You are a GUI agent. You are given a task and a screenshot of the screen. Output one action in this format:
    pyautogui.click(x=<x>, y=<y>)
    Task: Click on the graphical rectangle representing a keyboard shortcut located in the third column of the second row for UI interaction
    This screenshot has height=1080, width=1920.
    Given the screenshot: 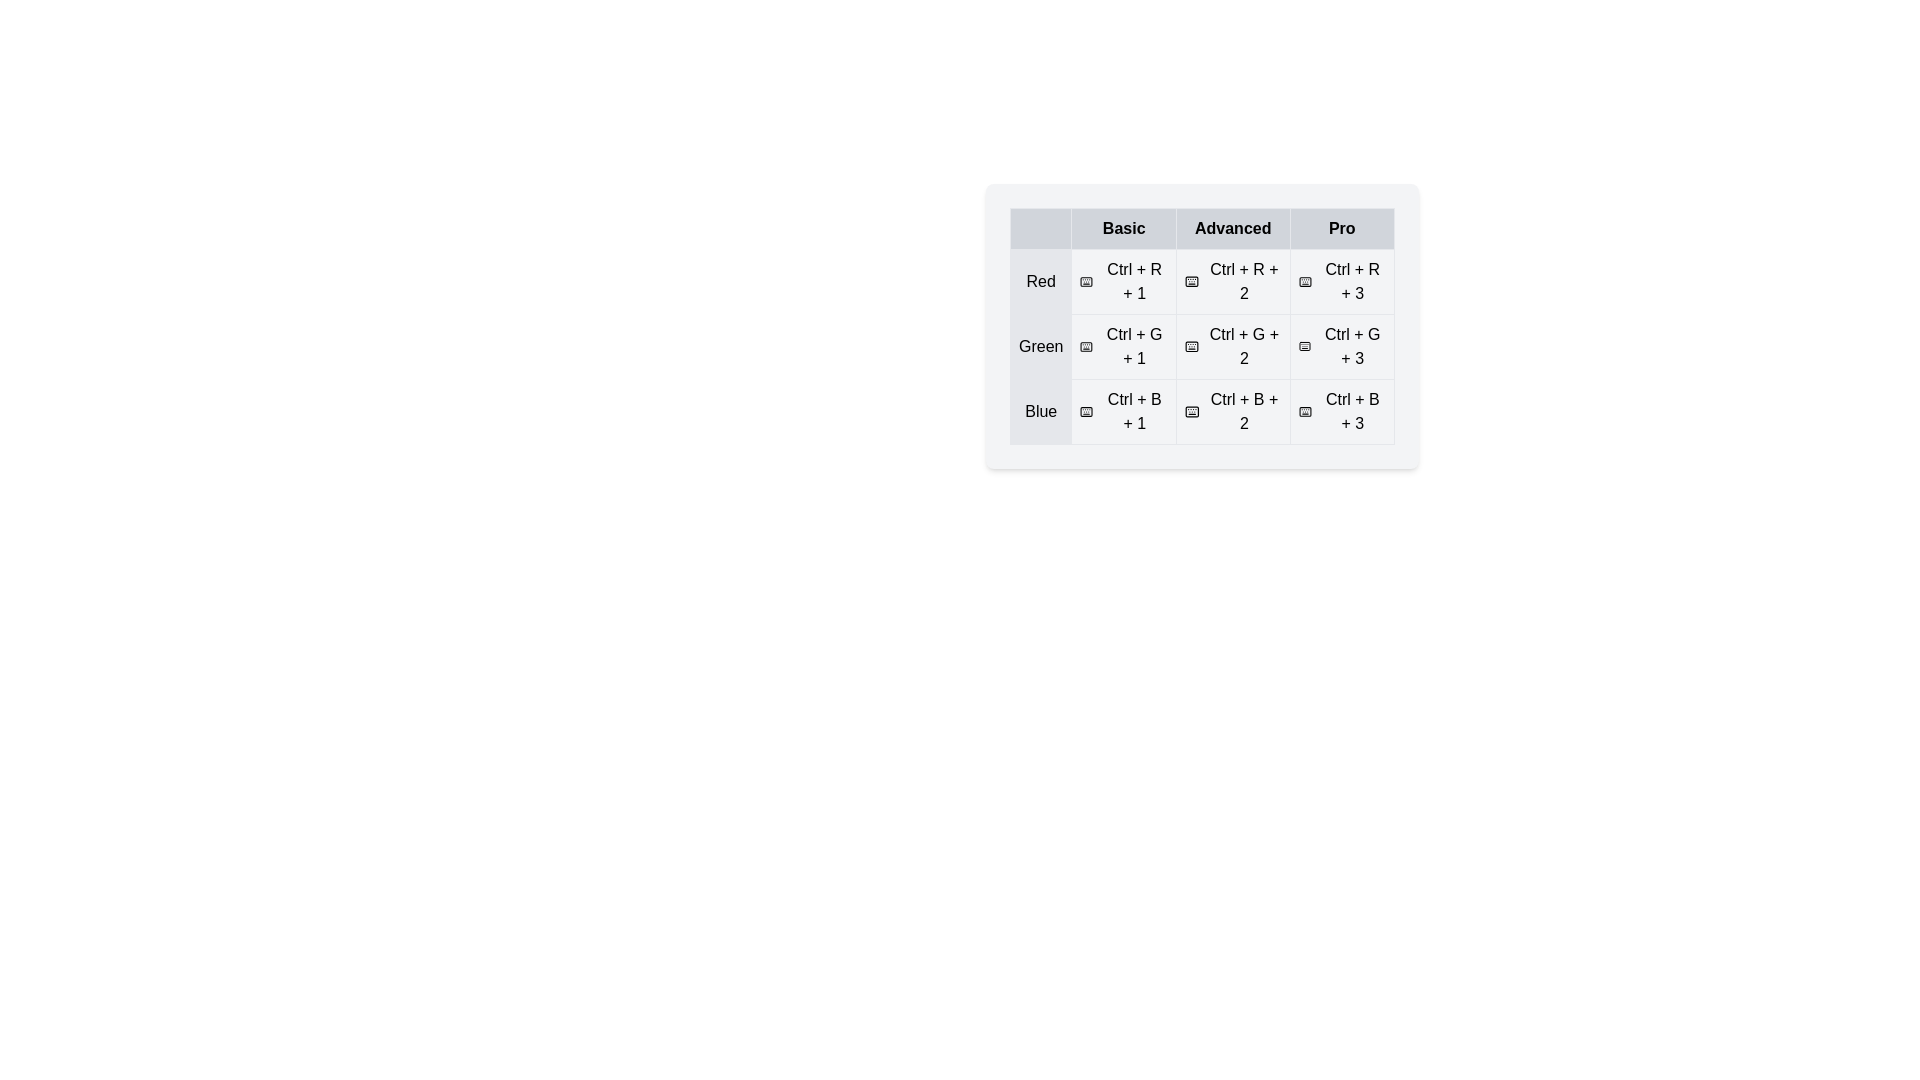 What is the action you would take?
    pyautogui.click(x=1305, y=346)
    